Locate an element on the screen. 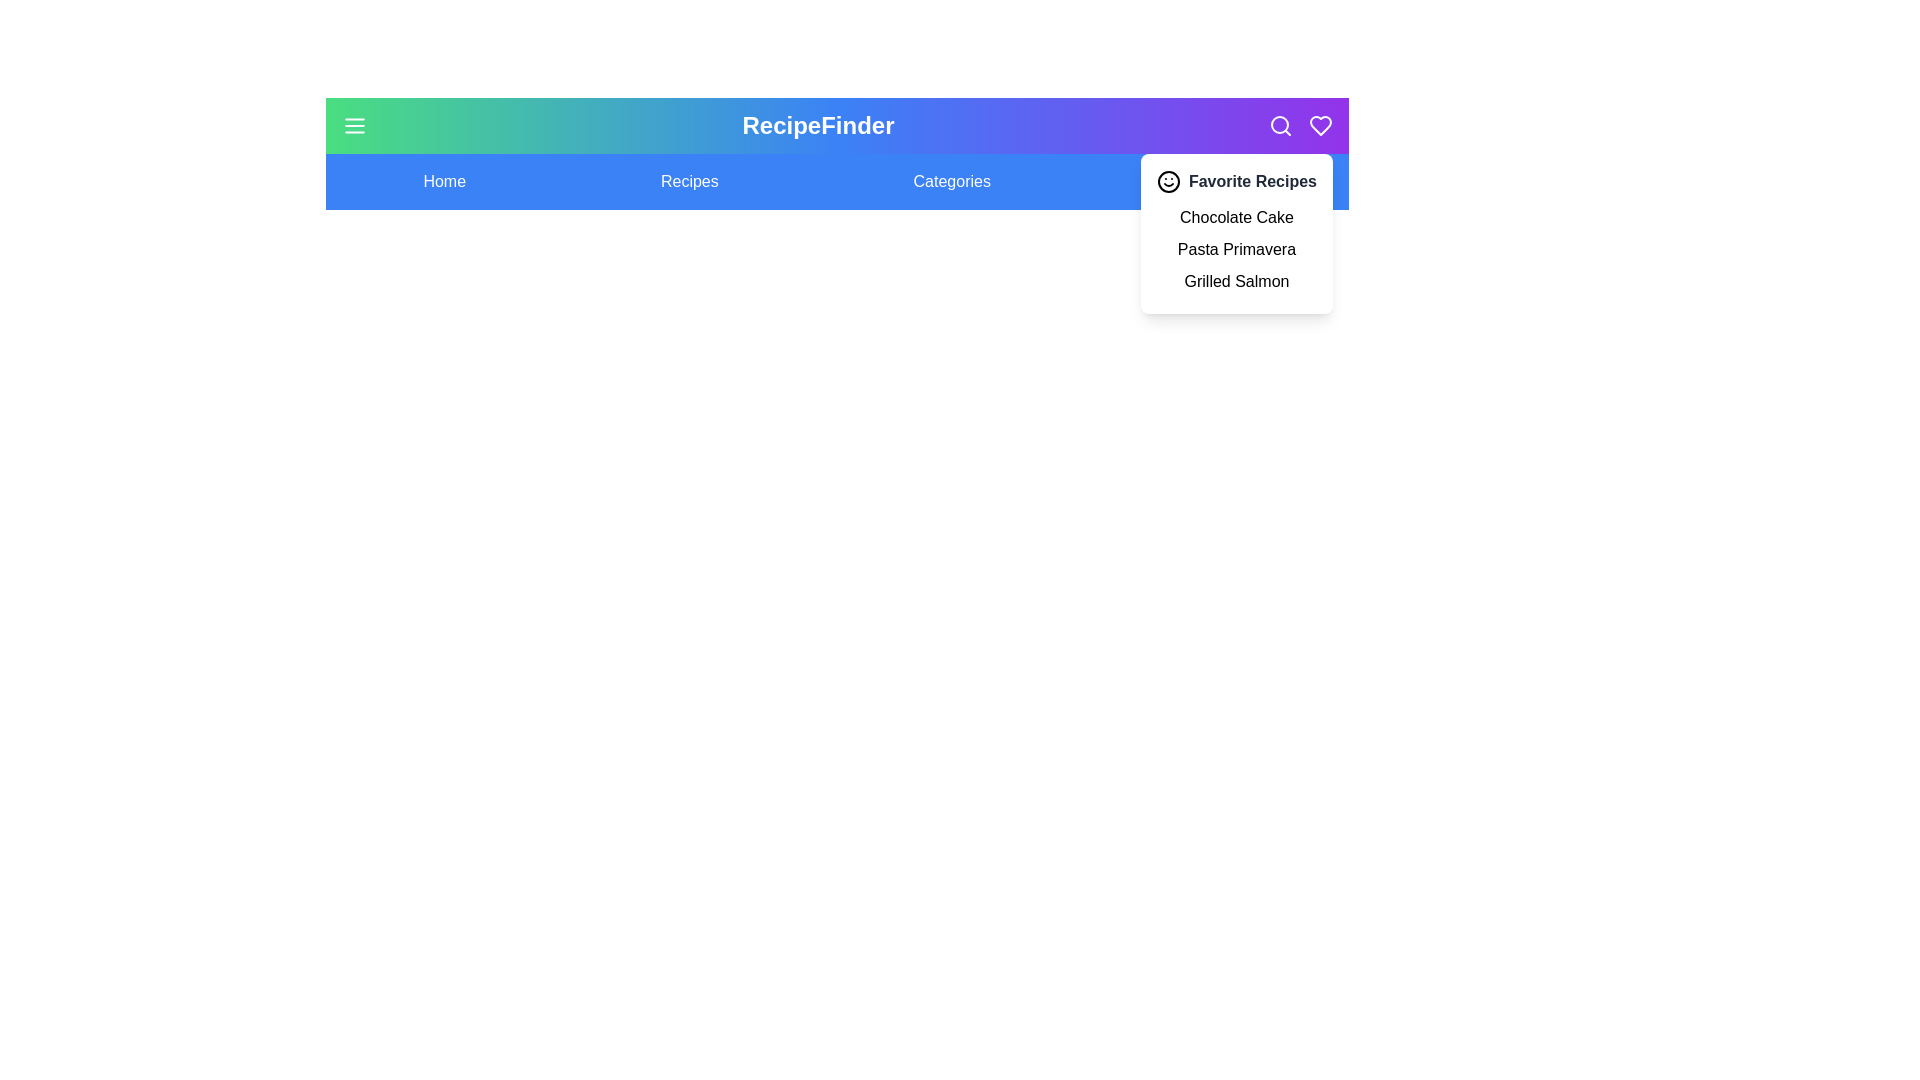 The width and height of the screenshot is (1920, 1080). the menu item labeled Home to navigate to its section is located at coordinates (443, 181).